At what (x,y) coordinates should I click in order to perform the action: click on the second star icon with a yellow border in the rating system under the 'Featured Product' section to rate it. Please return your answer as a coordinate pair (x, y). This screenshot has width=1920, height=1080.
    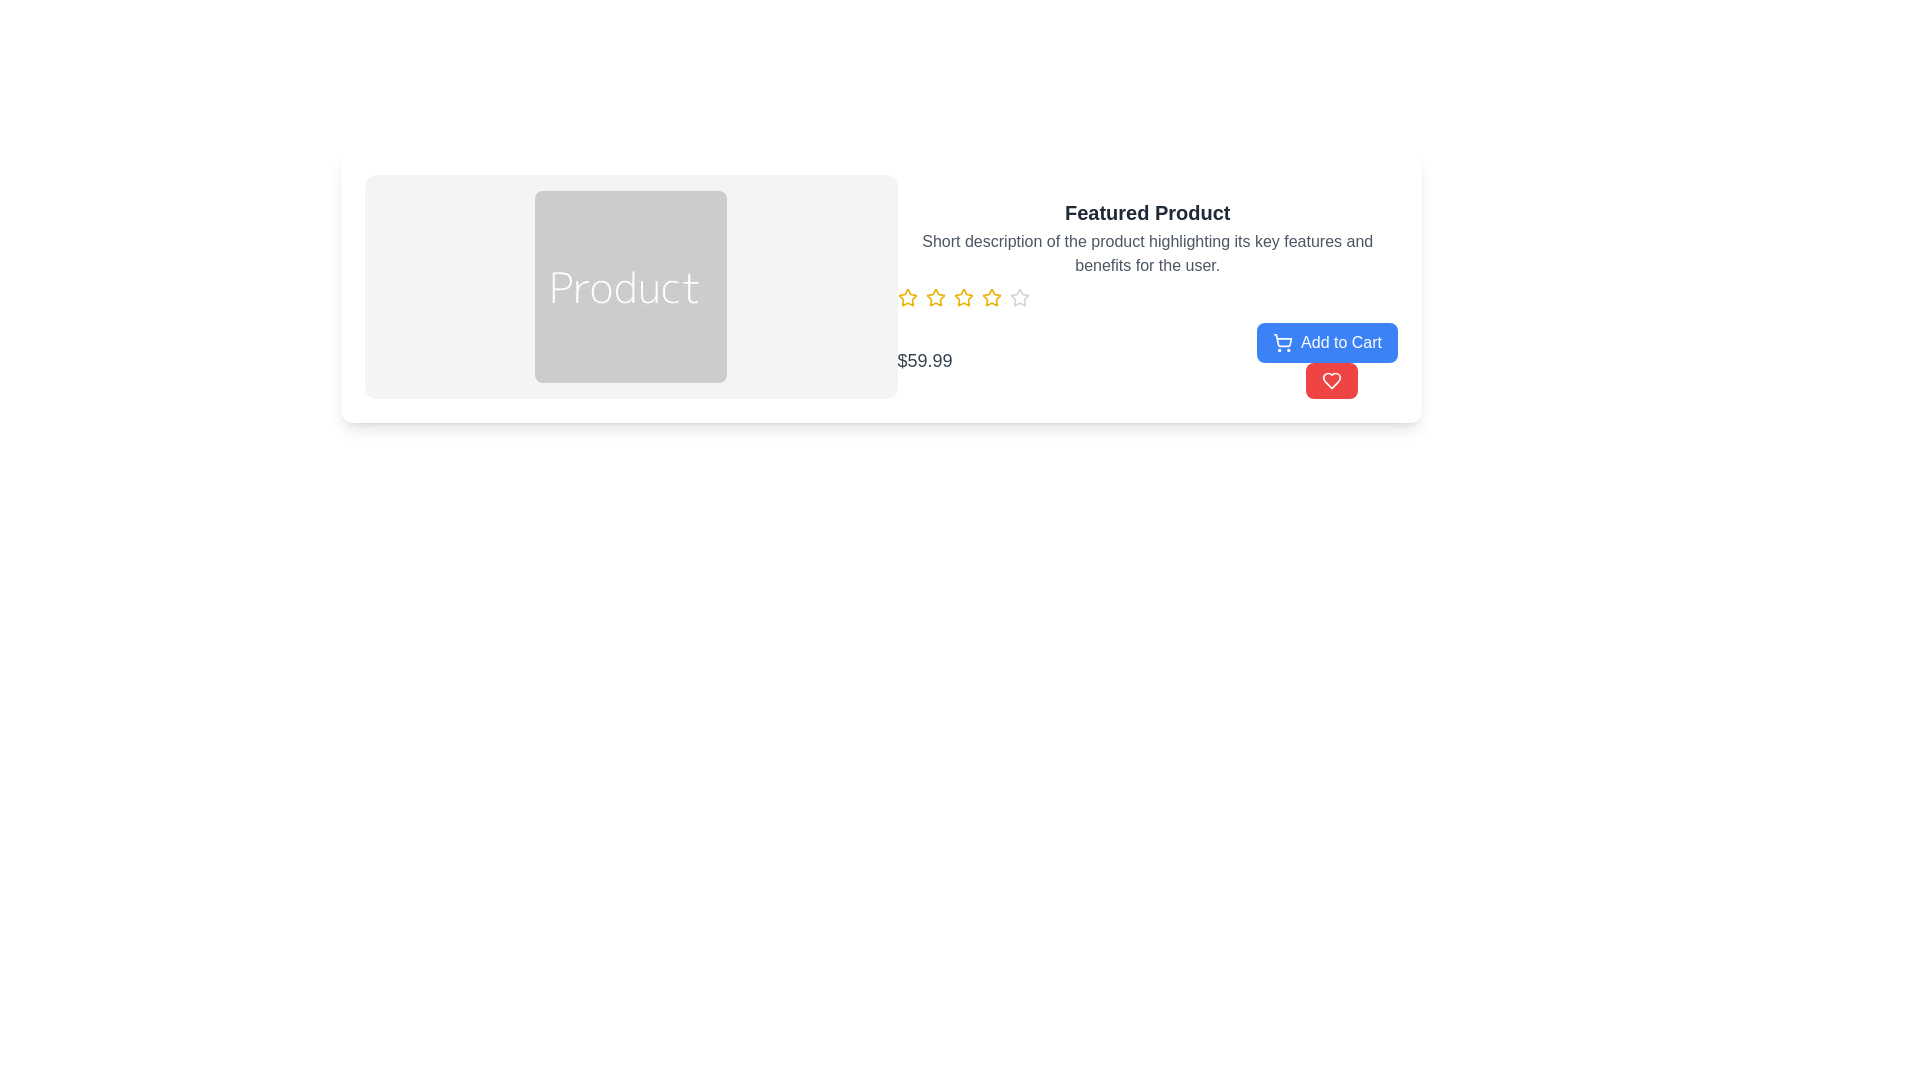
    Looking at the image, I should click on (934, 297).